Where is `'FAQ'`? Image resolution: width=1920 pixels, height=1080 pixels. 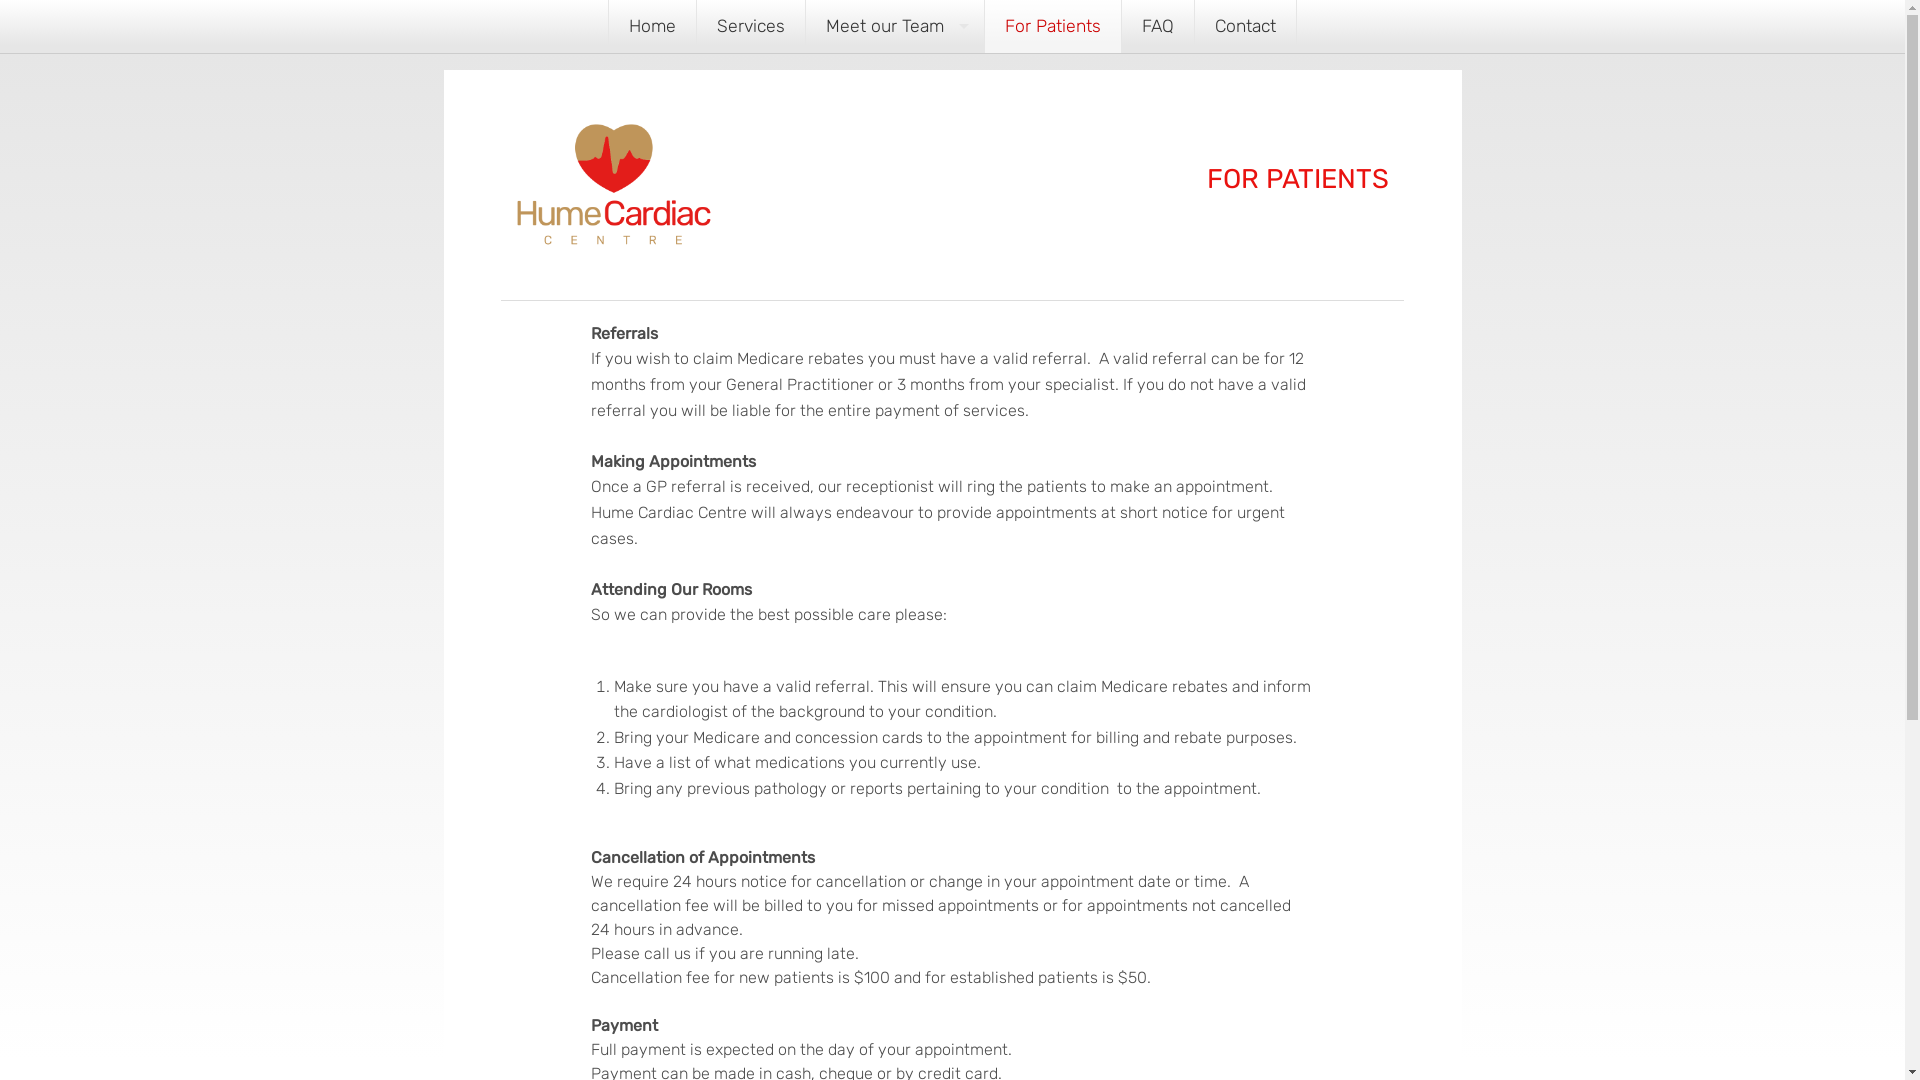
'FAQ' is located at coordinates (1157, 26).